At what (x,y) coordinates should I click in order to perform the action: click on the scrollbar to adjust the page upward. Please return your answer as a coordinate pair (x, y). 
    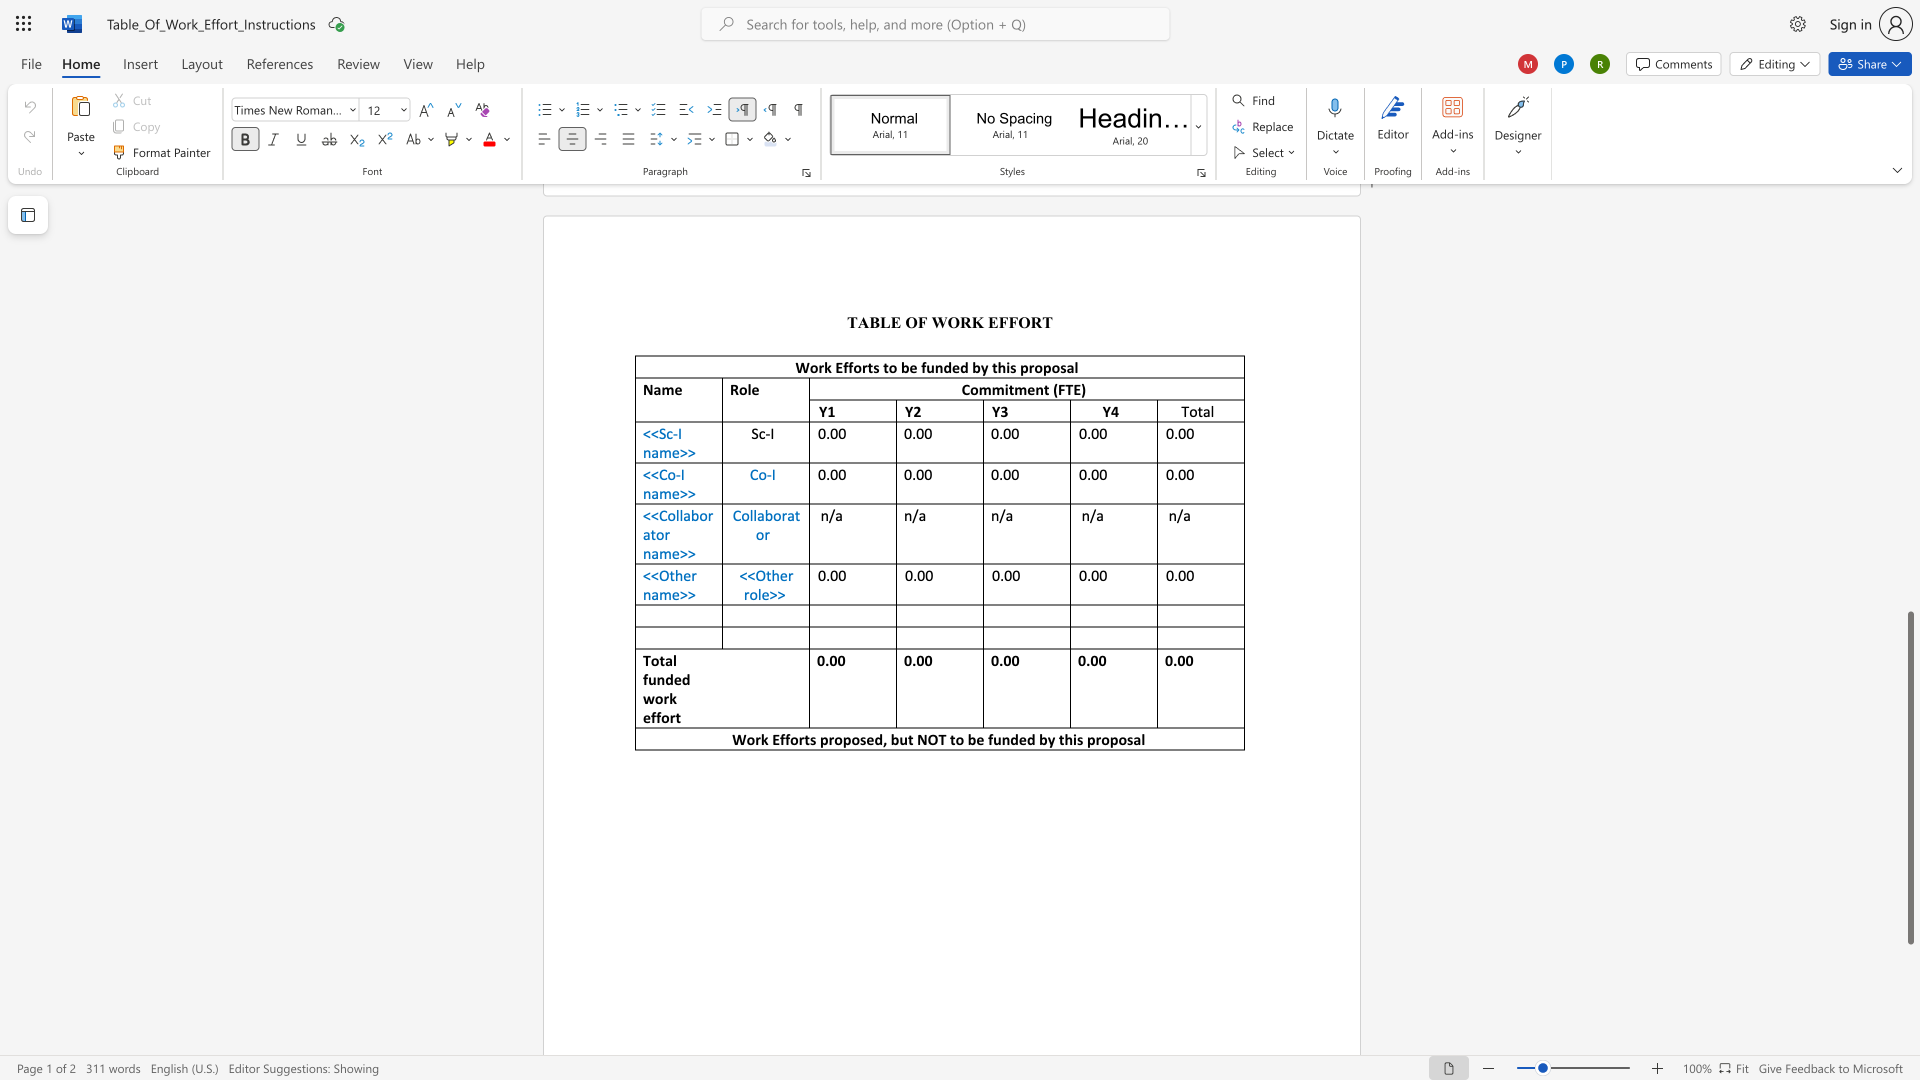
    Looking at the image, I should click on (1909, 300).